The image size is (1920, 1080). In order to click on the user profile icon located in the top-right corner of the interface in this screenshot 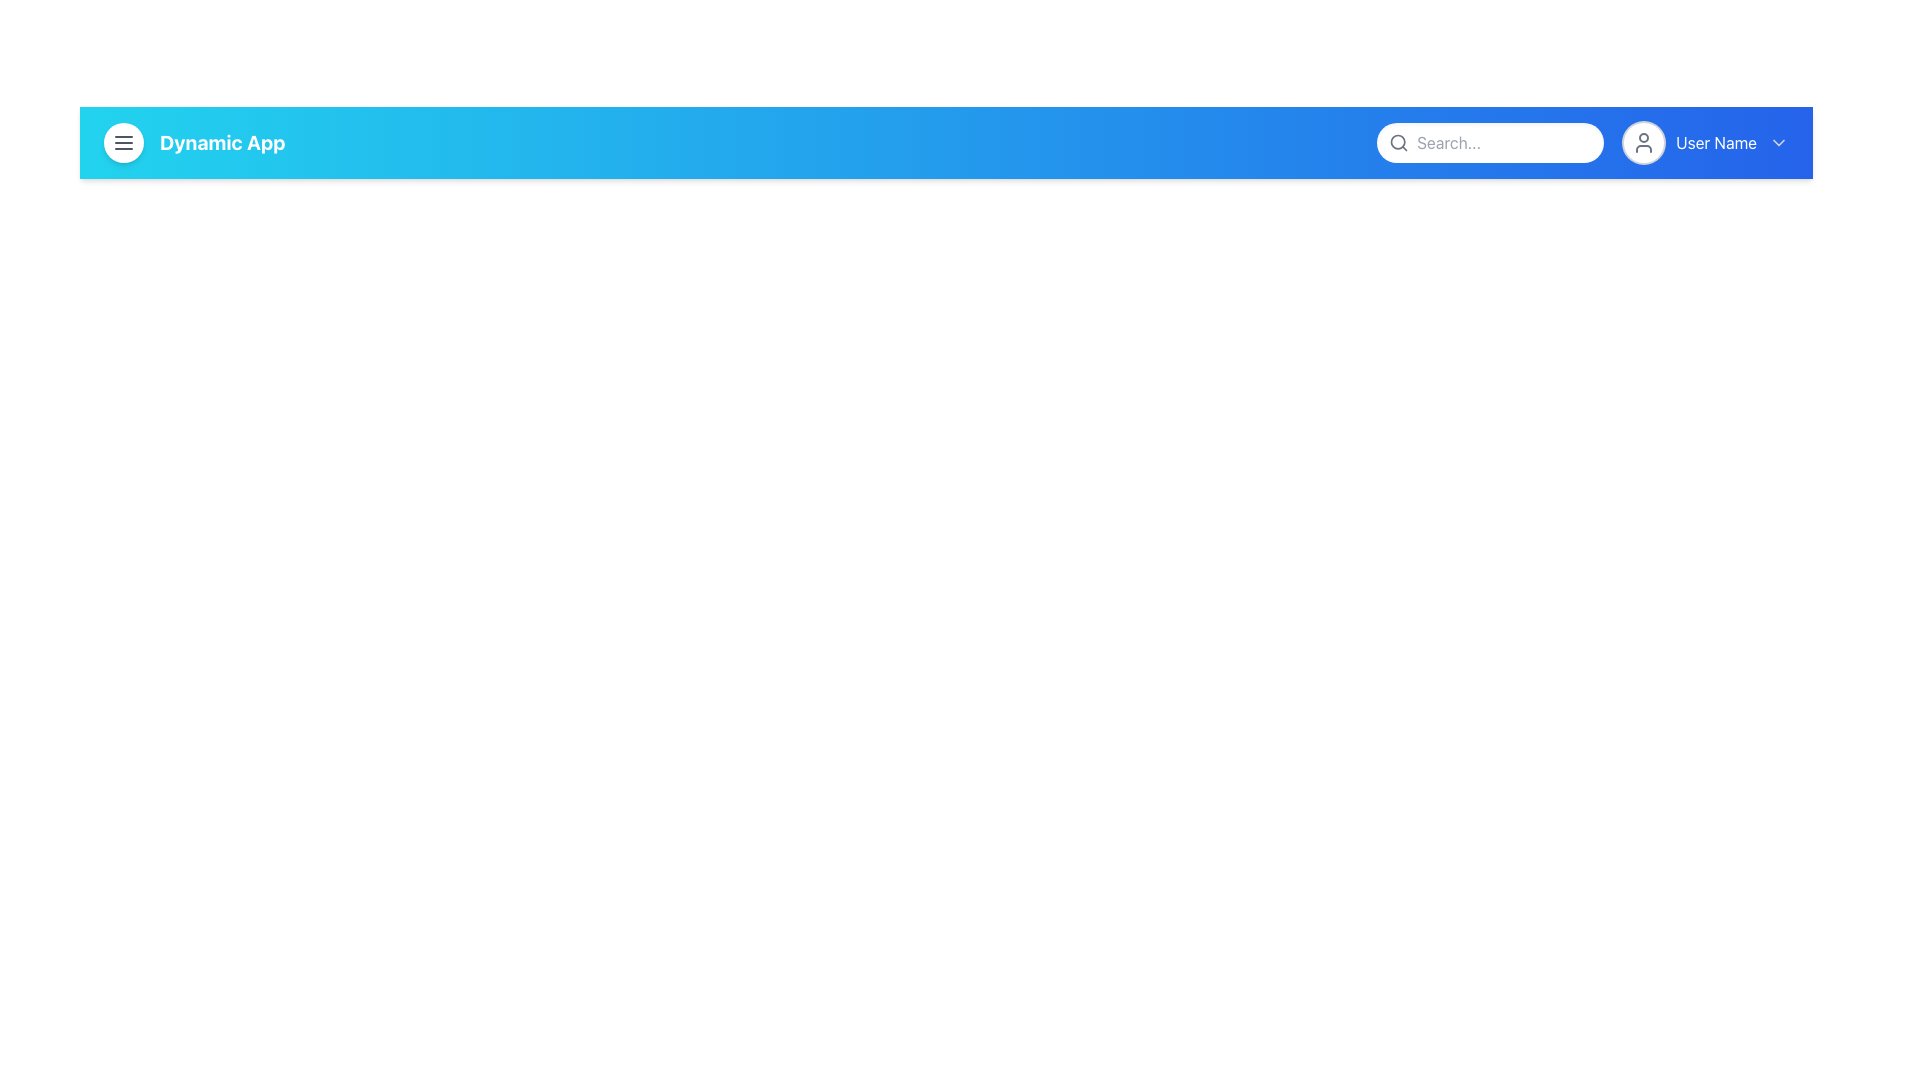, I will do `click(1644, 141)`.